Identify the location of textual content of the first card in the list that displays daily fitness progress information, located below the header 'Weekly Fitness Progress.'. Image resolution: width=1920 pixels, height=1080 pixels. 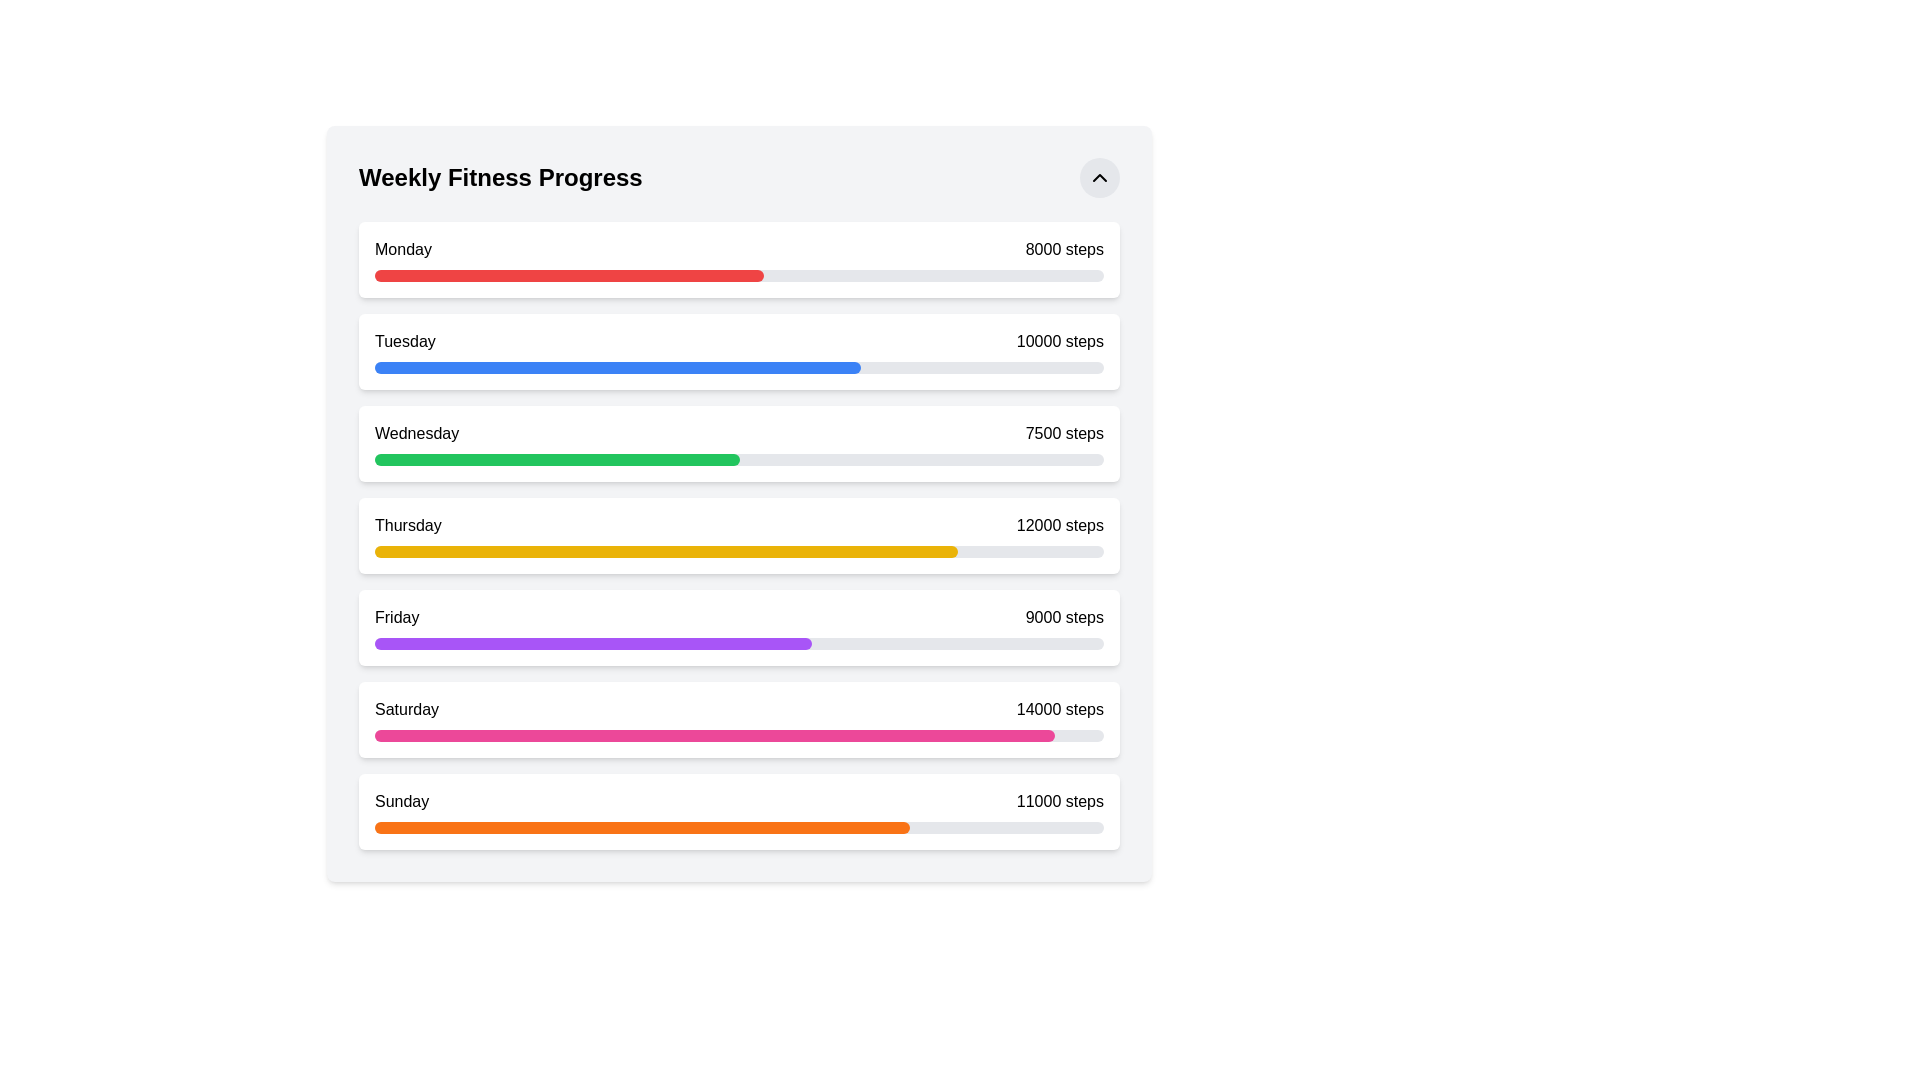
(738, 258).